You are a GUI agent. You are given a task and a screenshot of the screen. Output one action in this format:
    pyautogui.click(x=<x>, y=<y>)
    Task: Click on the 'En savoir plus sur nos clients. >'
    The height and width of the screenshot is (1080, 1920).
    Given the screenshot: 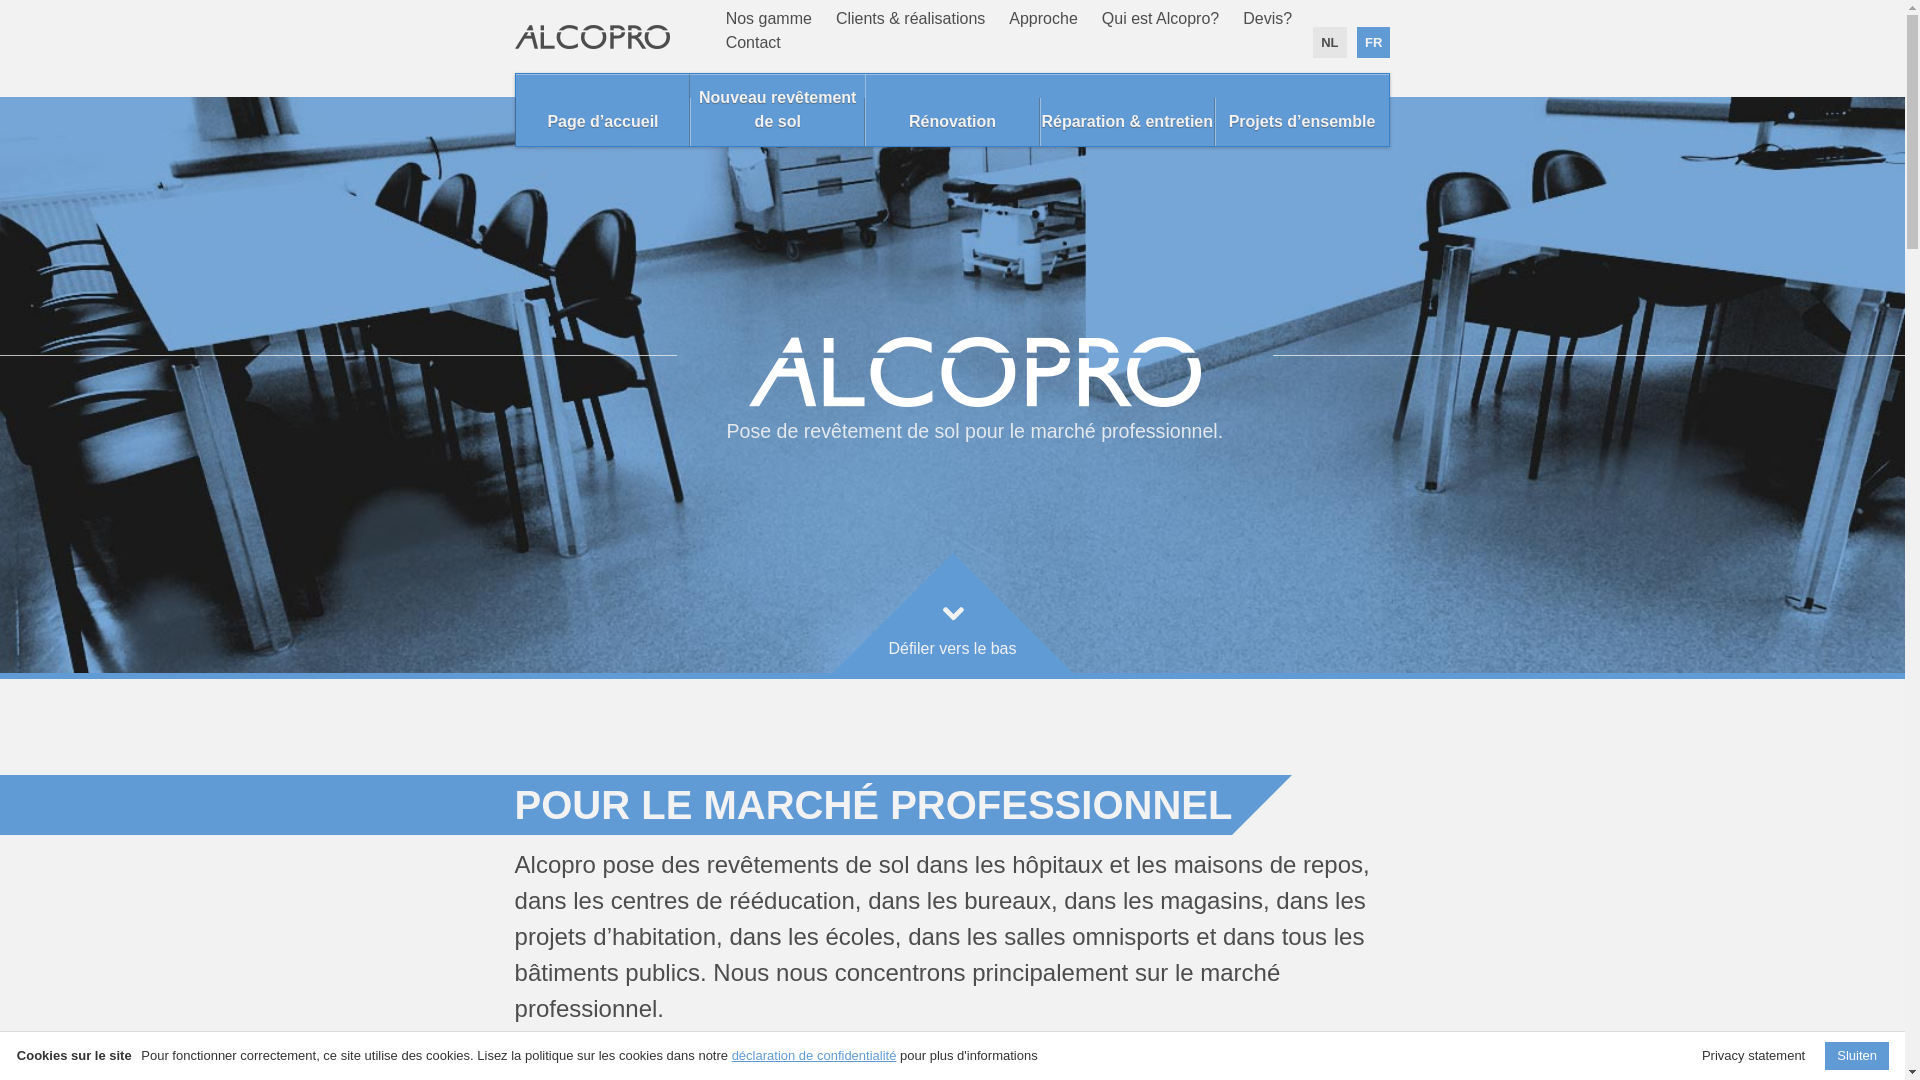 What is the action you would take?
    pyautogui.click(x=684, y=1055)
    